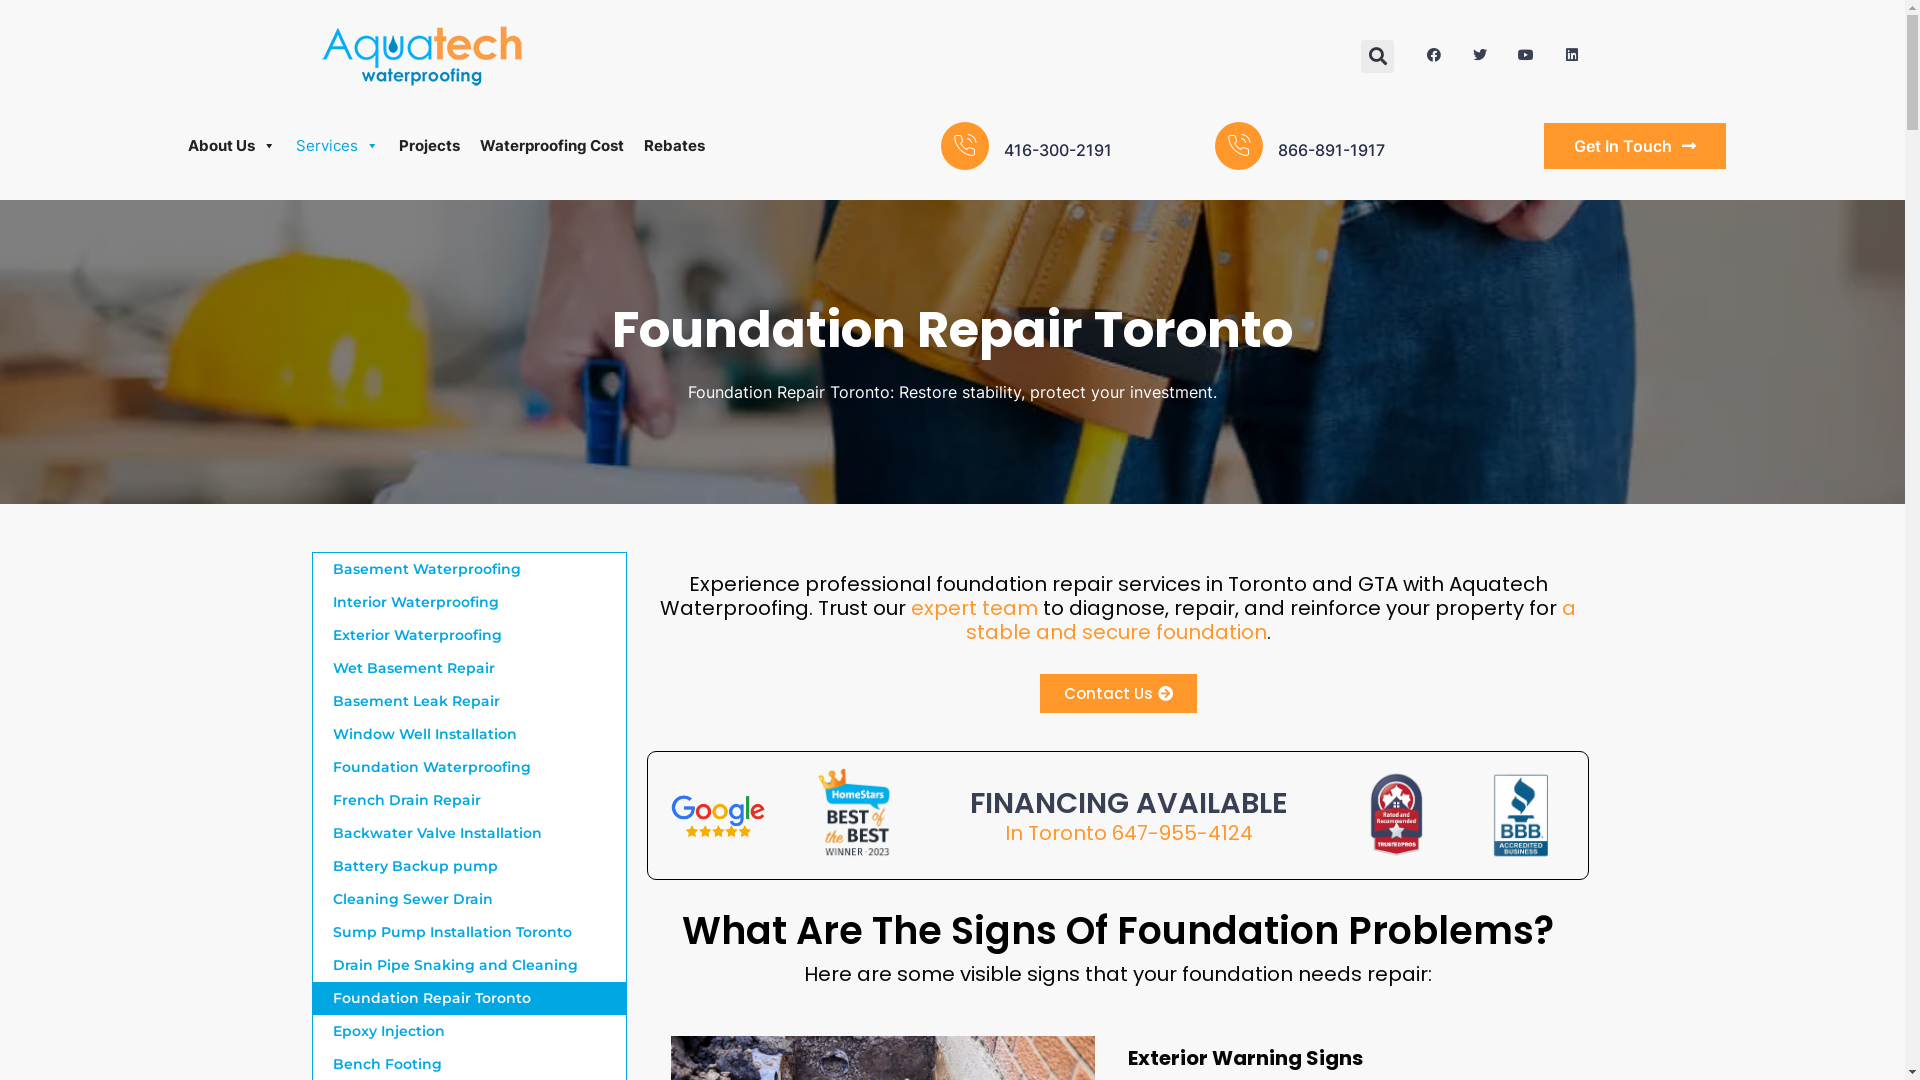 This screenshot has height=1080, width=1920. What do you see at coordinates (674, 145) in the screenshot?
I see `'Rebates'` at bounding box center [674, 145].